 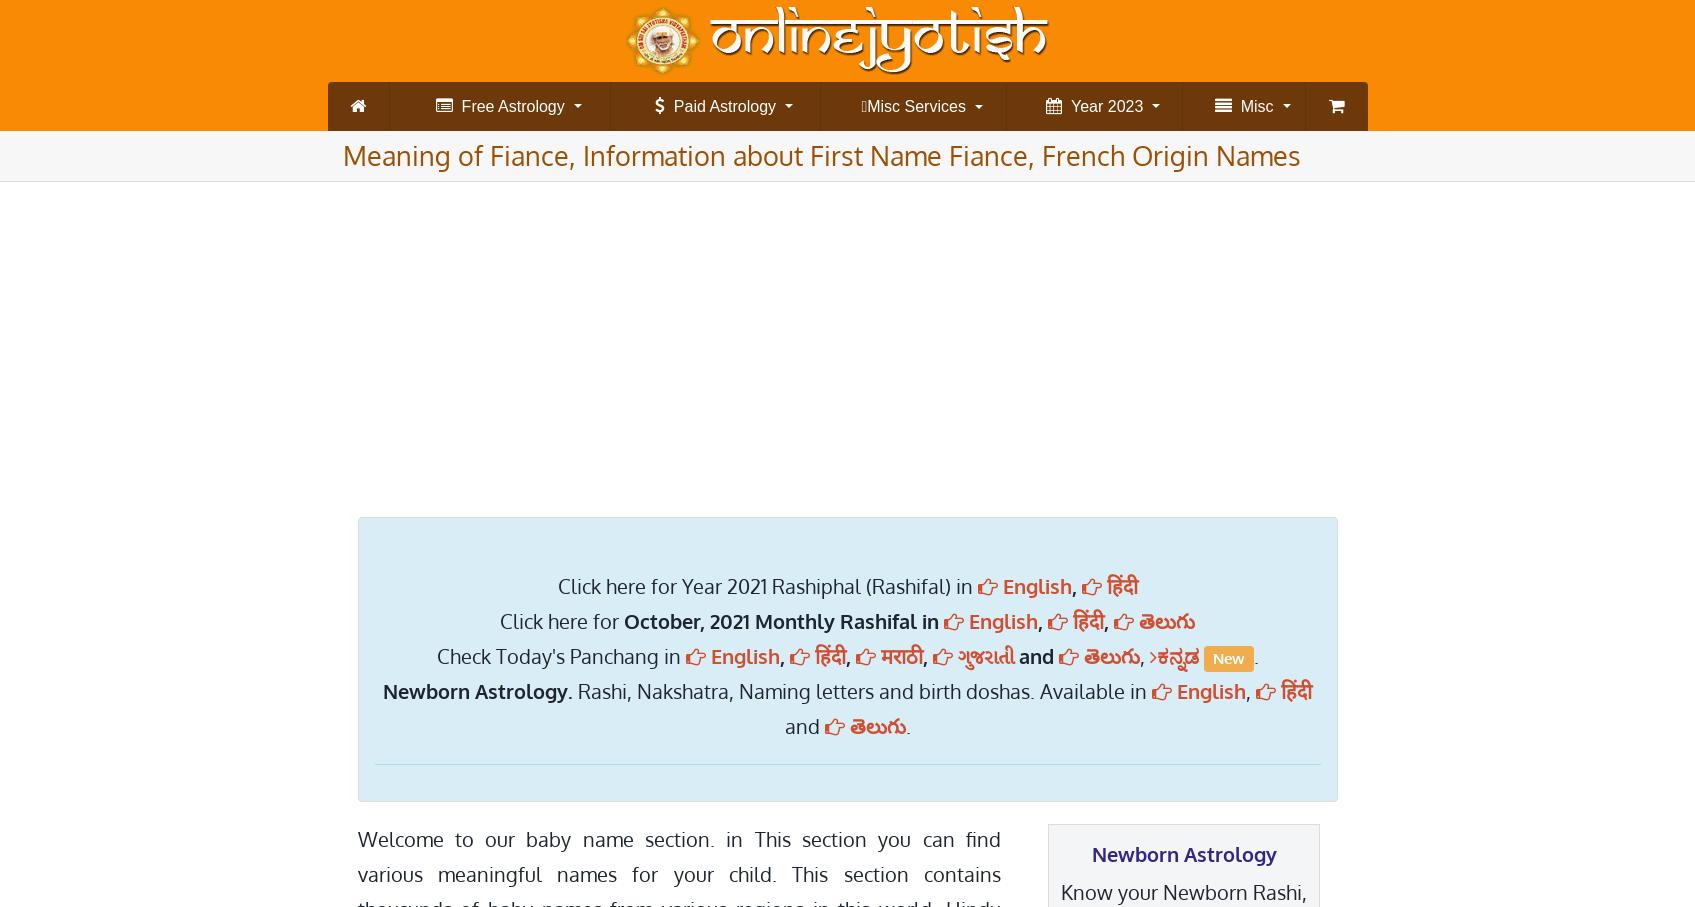 I want to click on 'New', so click(x=1228, y=657).